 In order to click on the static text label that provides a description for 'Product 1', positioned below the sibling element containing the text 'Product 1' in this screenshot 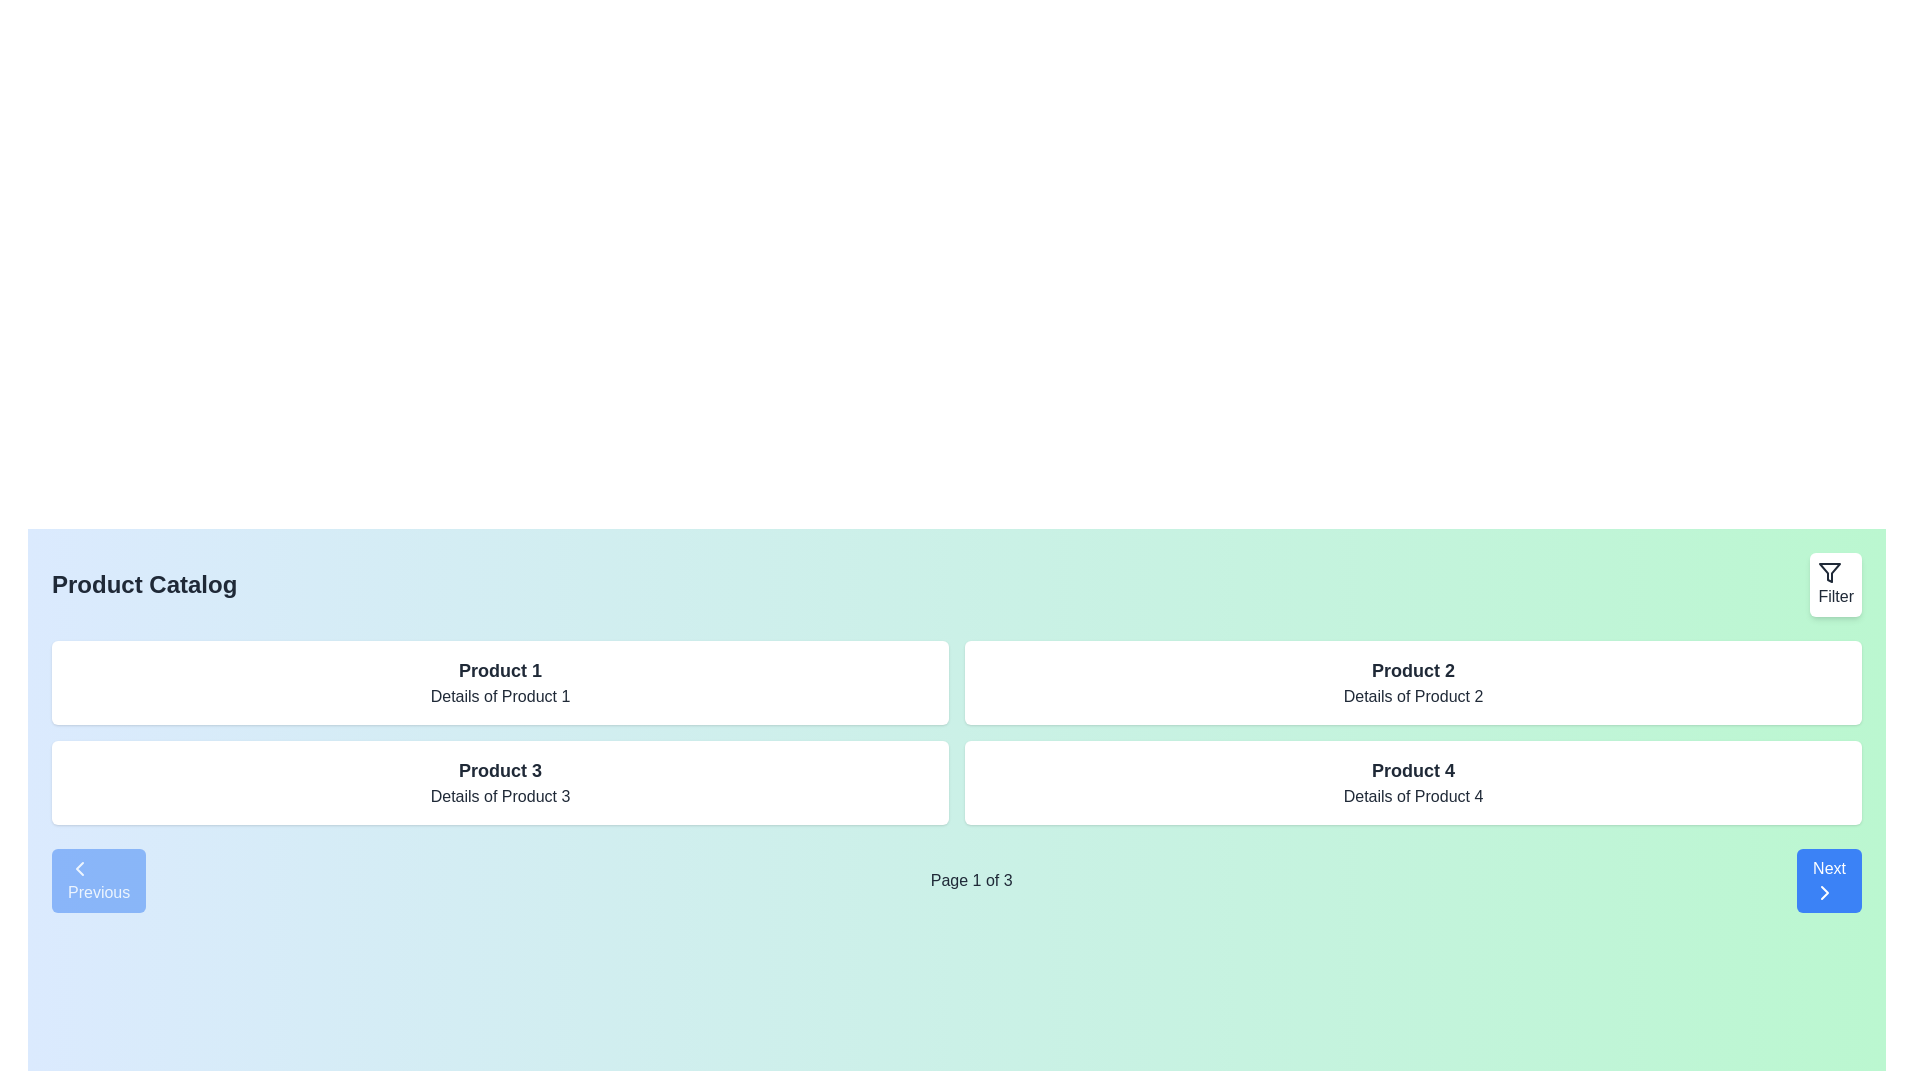, I will do `click(500, 696)`.